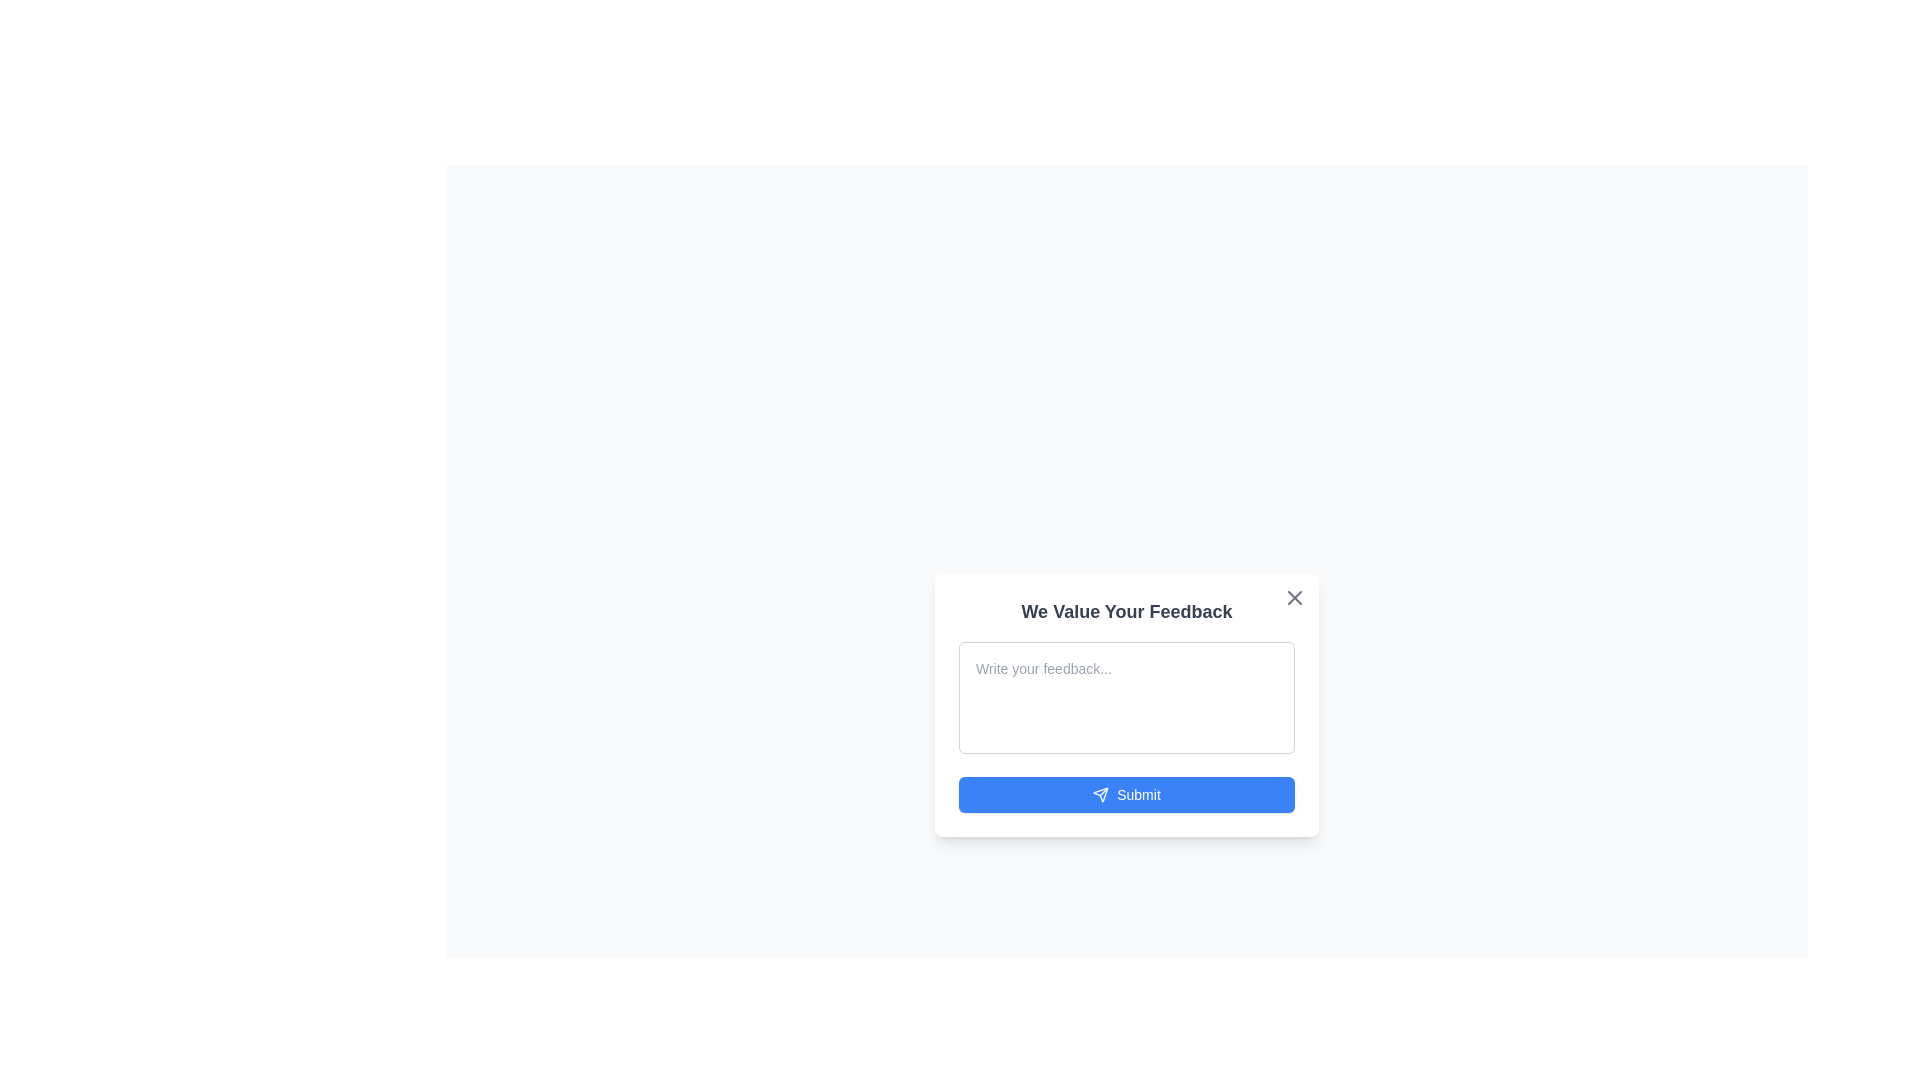  I want to click on the 'Submit' button icon, which serves as a visual indicator to send feedback input, so click(1100, 793).